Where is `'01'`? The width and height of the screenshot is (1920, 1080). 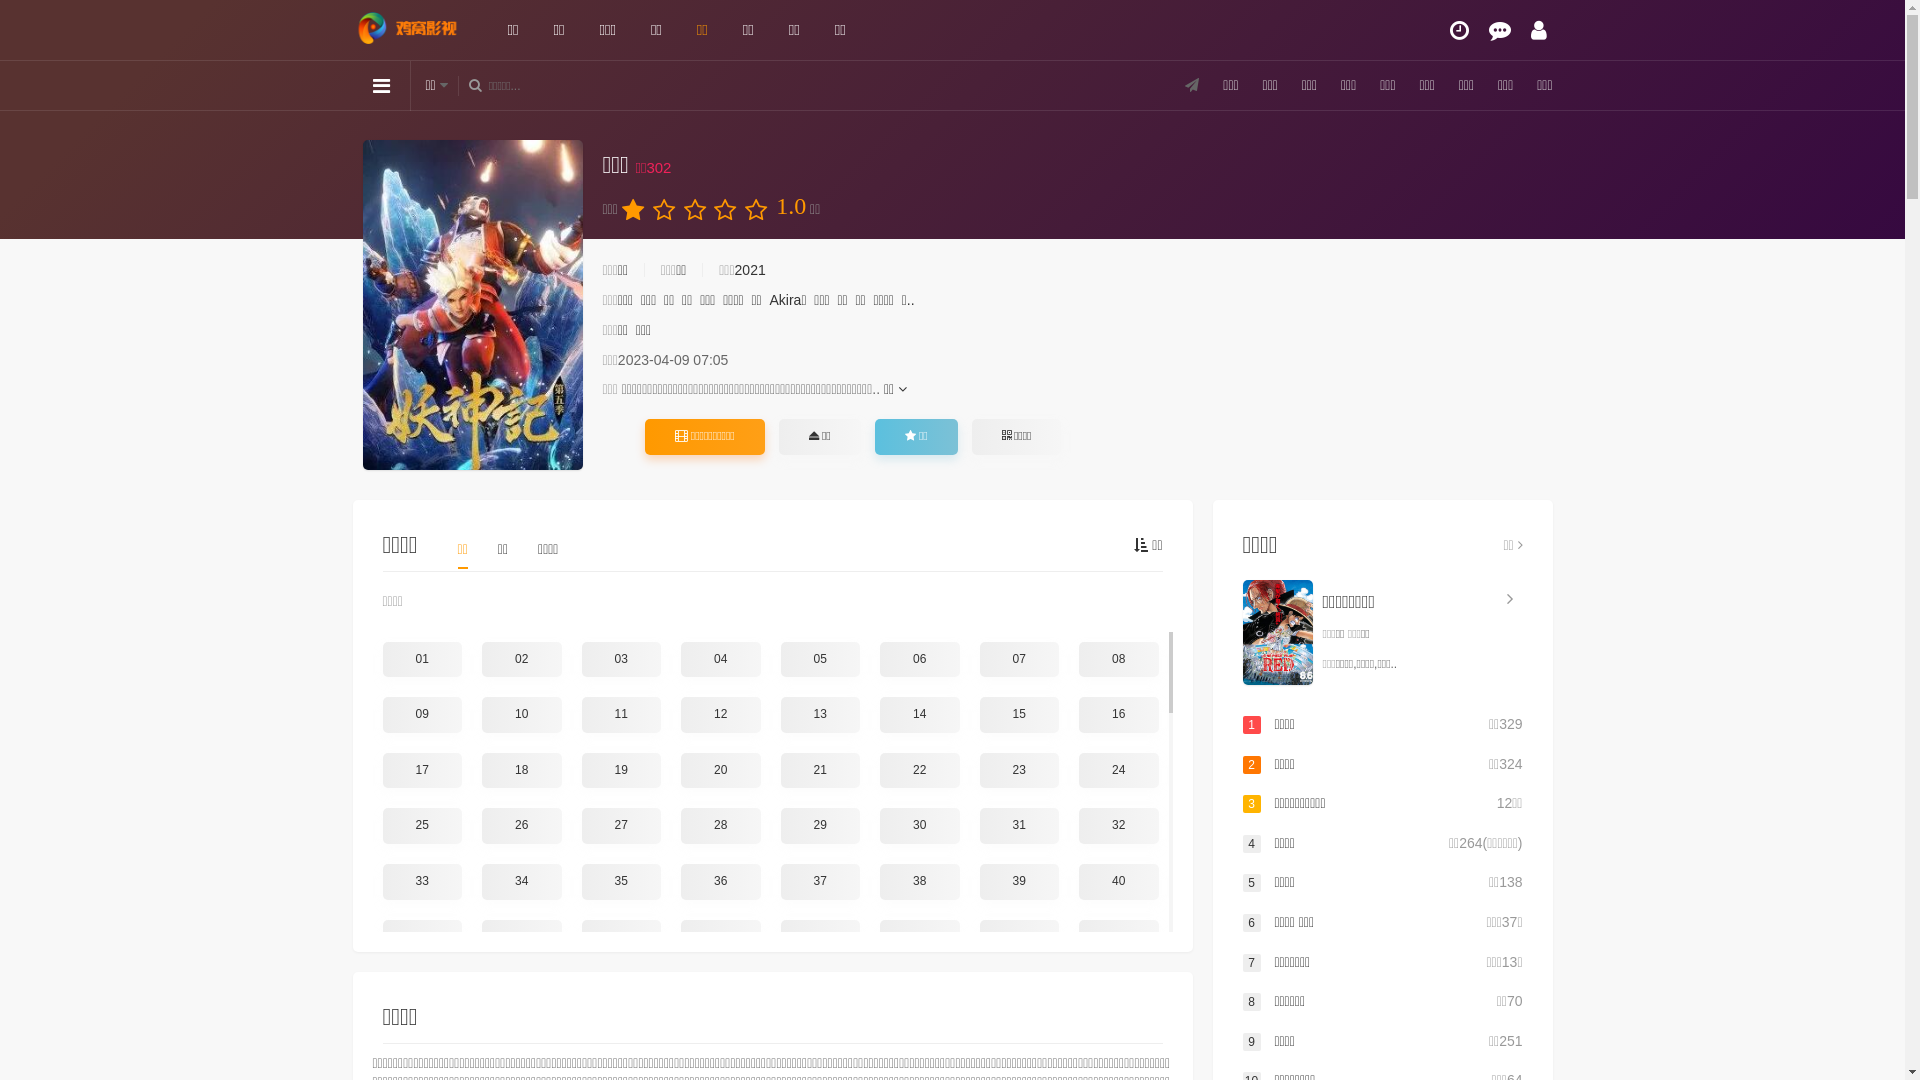 '01' is located at coordinates (421, 659).